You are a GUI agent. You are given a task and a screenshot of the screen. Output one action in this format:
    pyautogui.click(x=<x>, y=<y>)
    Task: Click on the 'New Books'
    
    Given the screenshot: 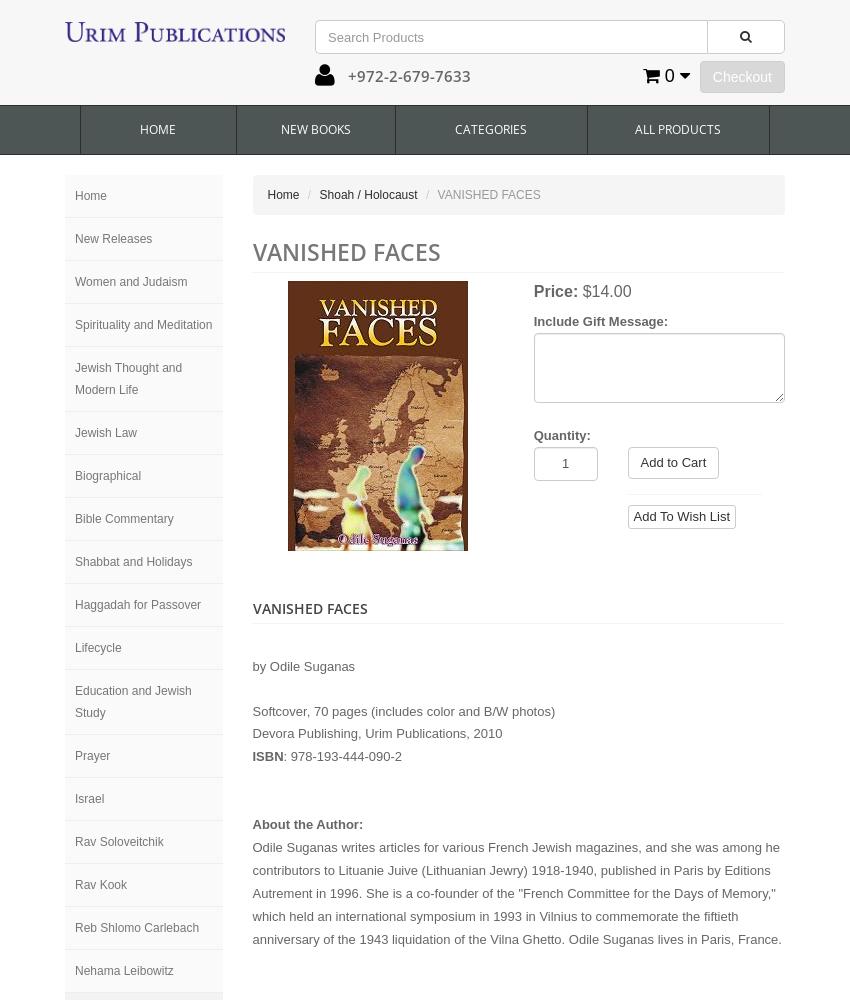 What is the action you would take?
    pyautogui.click(x=315, y=129)
    